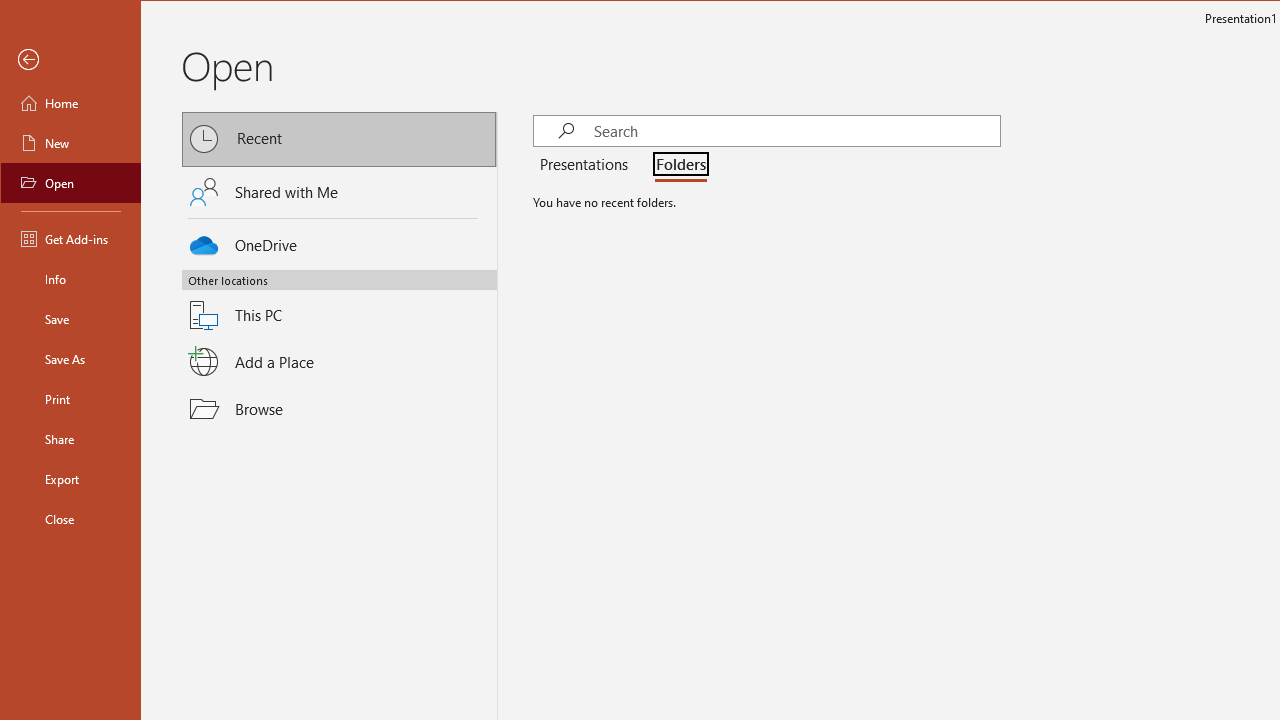  I want to click on 'Info', so click(71, 279).